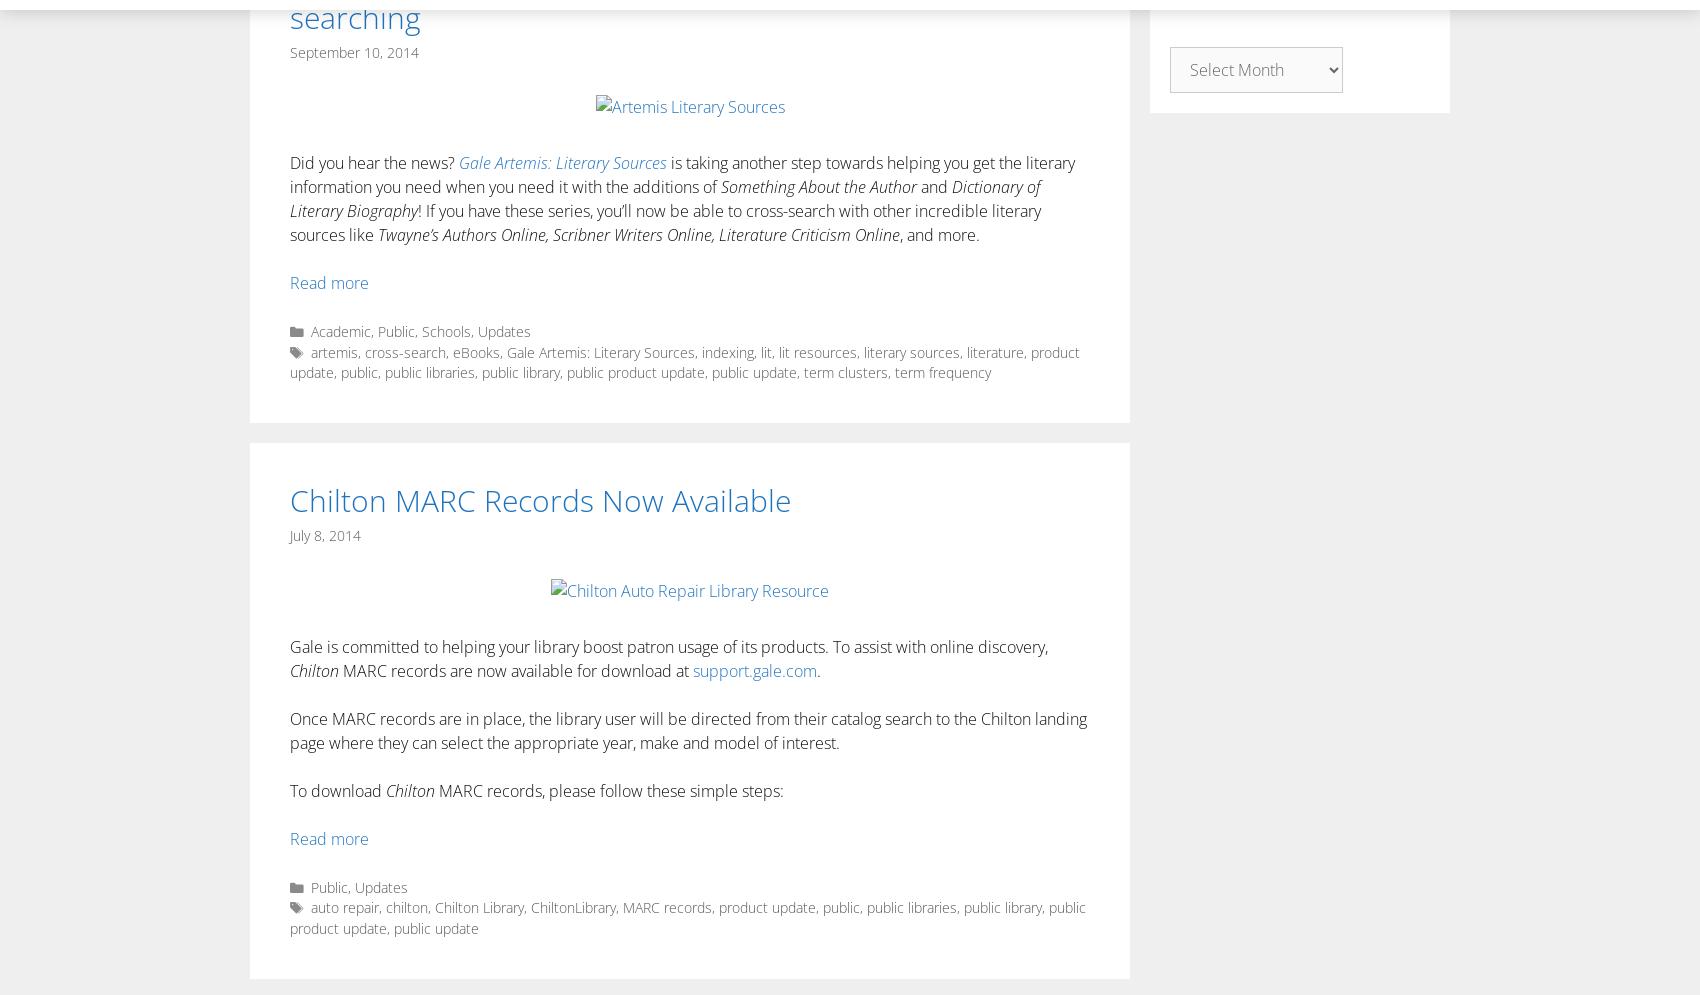 This screenshot has height=995, width=1700. Describe the element at coordinates (817, 350) in the screenshot. I see `'lit resources'` at that location.